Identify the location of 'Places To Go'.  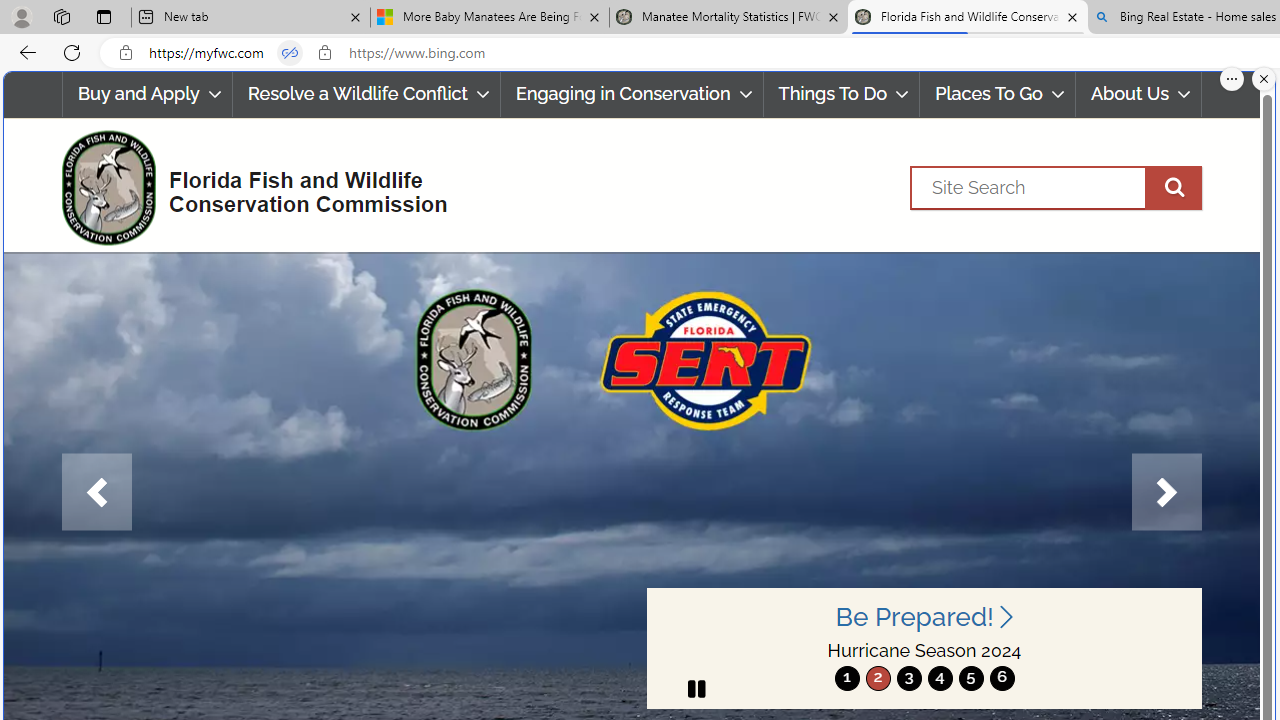
(998, 94).